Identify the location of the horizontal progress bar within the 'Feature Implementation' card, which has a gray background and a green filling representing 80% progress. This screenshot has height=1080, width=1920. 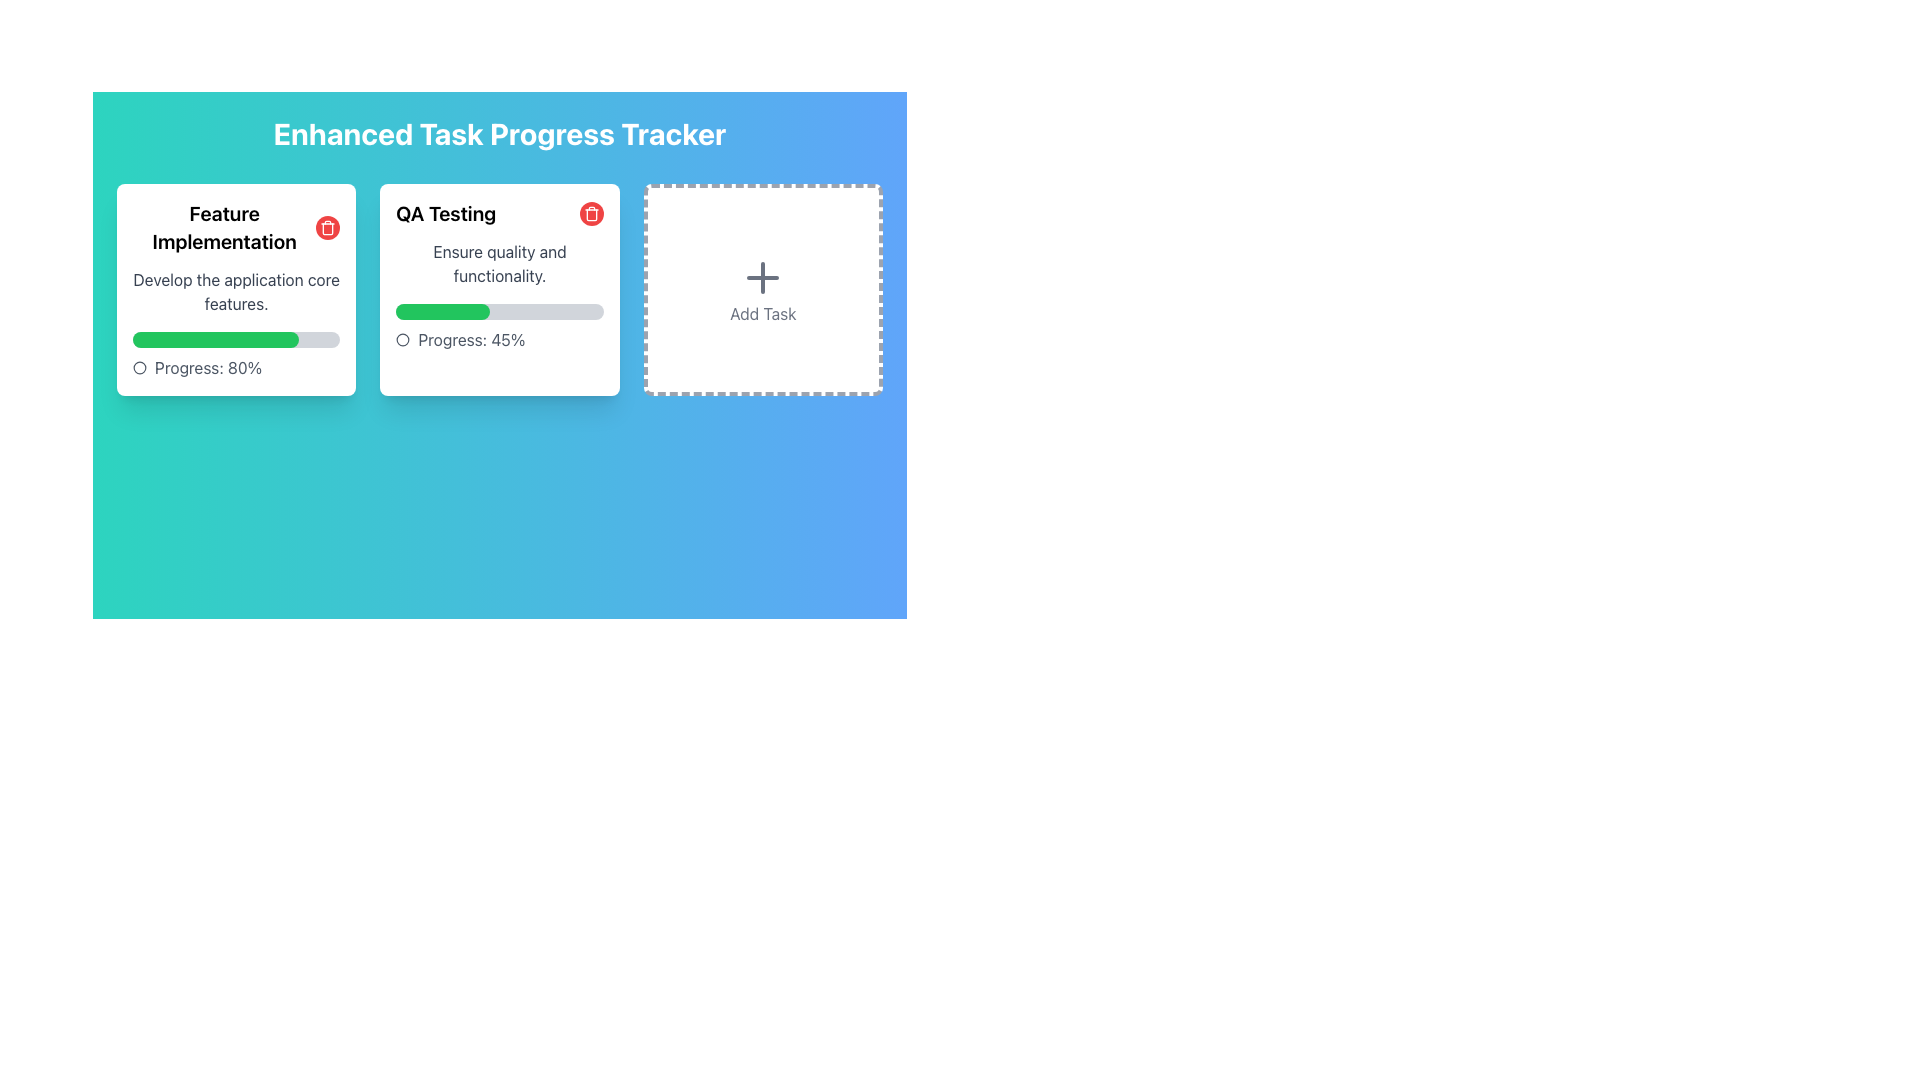
(236, 338).